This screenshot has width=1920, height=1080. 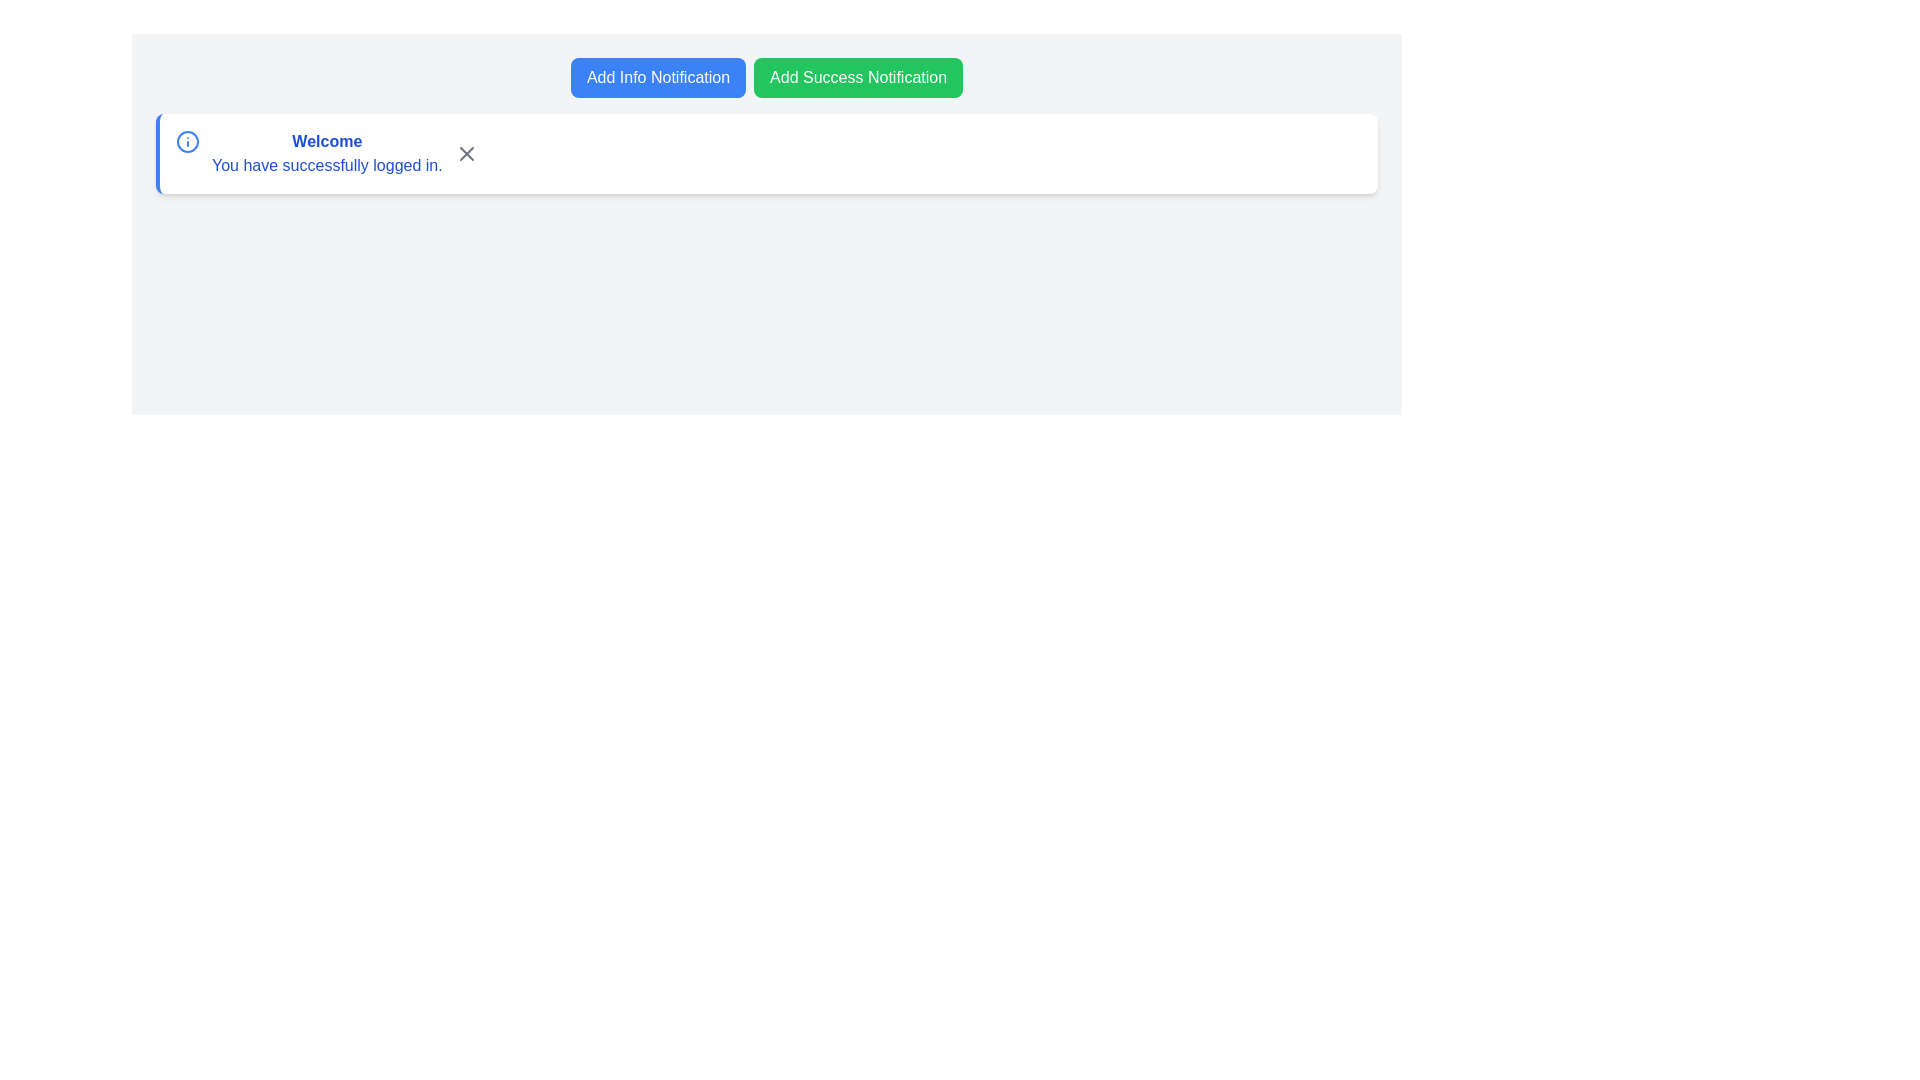 What do you see at coordinates (327, 164) in the screenshot?
I see `the Static Text Label that reads 'You have successfully logged in.' located below the bolded text 'Welcome' in the notification bar` at bounding box center [327, 164].